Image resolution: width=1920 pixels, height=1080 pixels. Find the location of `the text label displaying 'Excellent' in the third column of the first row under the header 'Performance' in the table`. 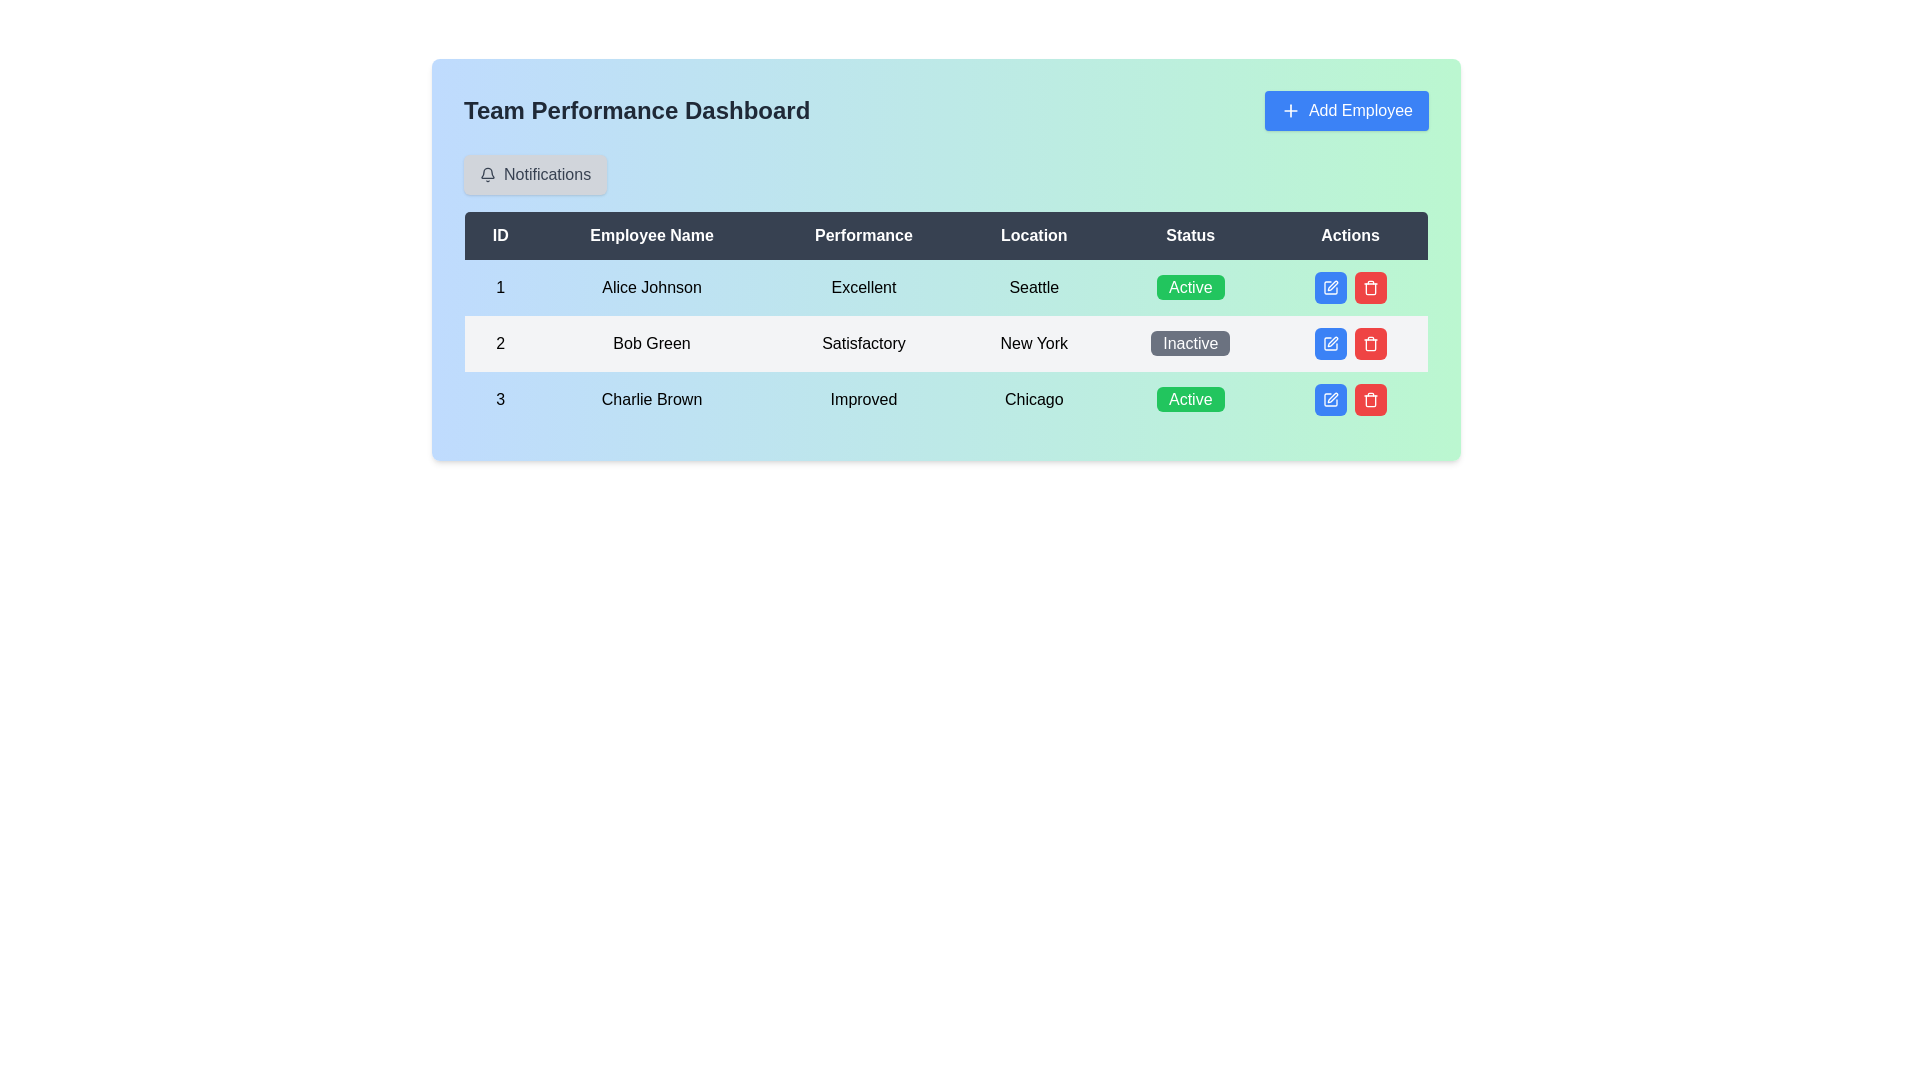

the text label displaying 'Excellent' in the third column of the first row under the header 'Performance' in the table is located at coordinates (864, 288).